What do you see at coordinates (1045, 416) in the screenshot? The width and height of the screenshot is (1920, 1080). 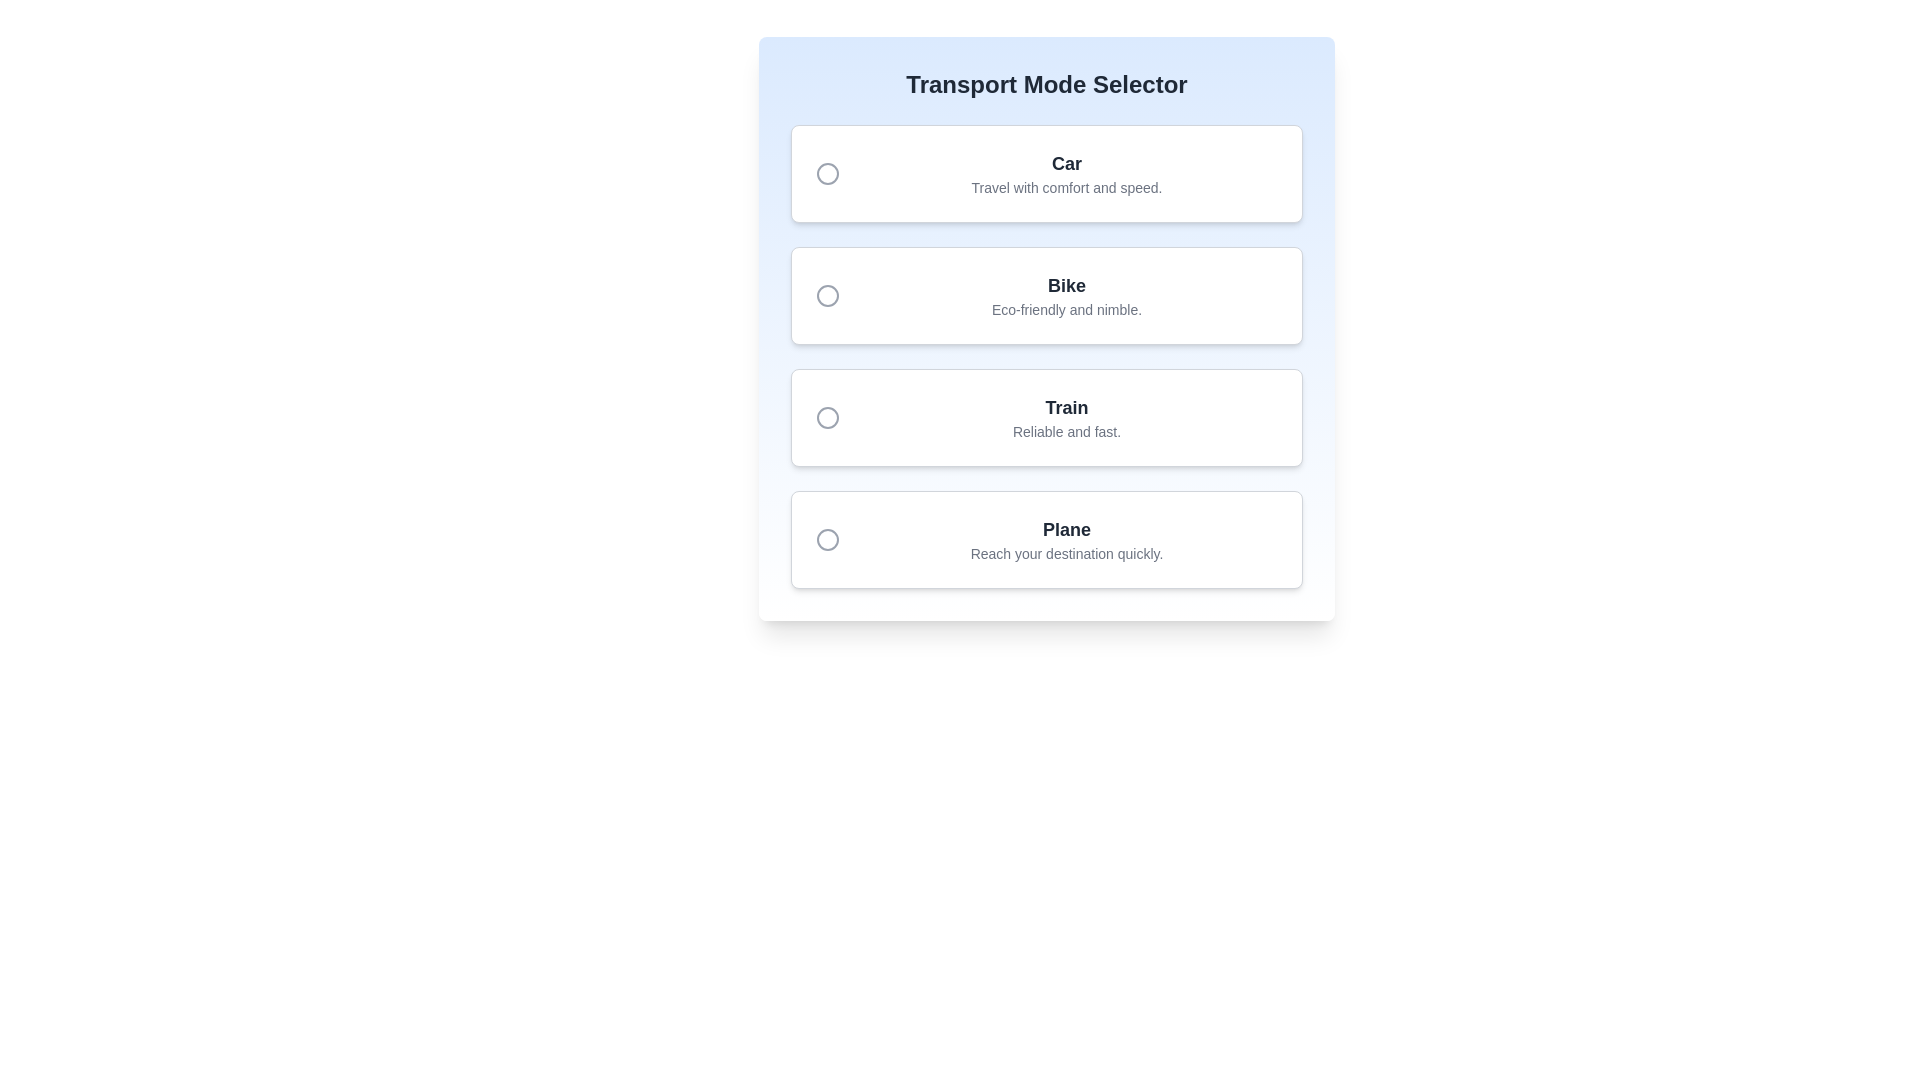 I see `to select the third option in the 'Transport Mode Selector' list, which is labeled 'Train' and contains the detail 'Reliable and fast.'` at bounding box center [1045, 416].